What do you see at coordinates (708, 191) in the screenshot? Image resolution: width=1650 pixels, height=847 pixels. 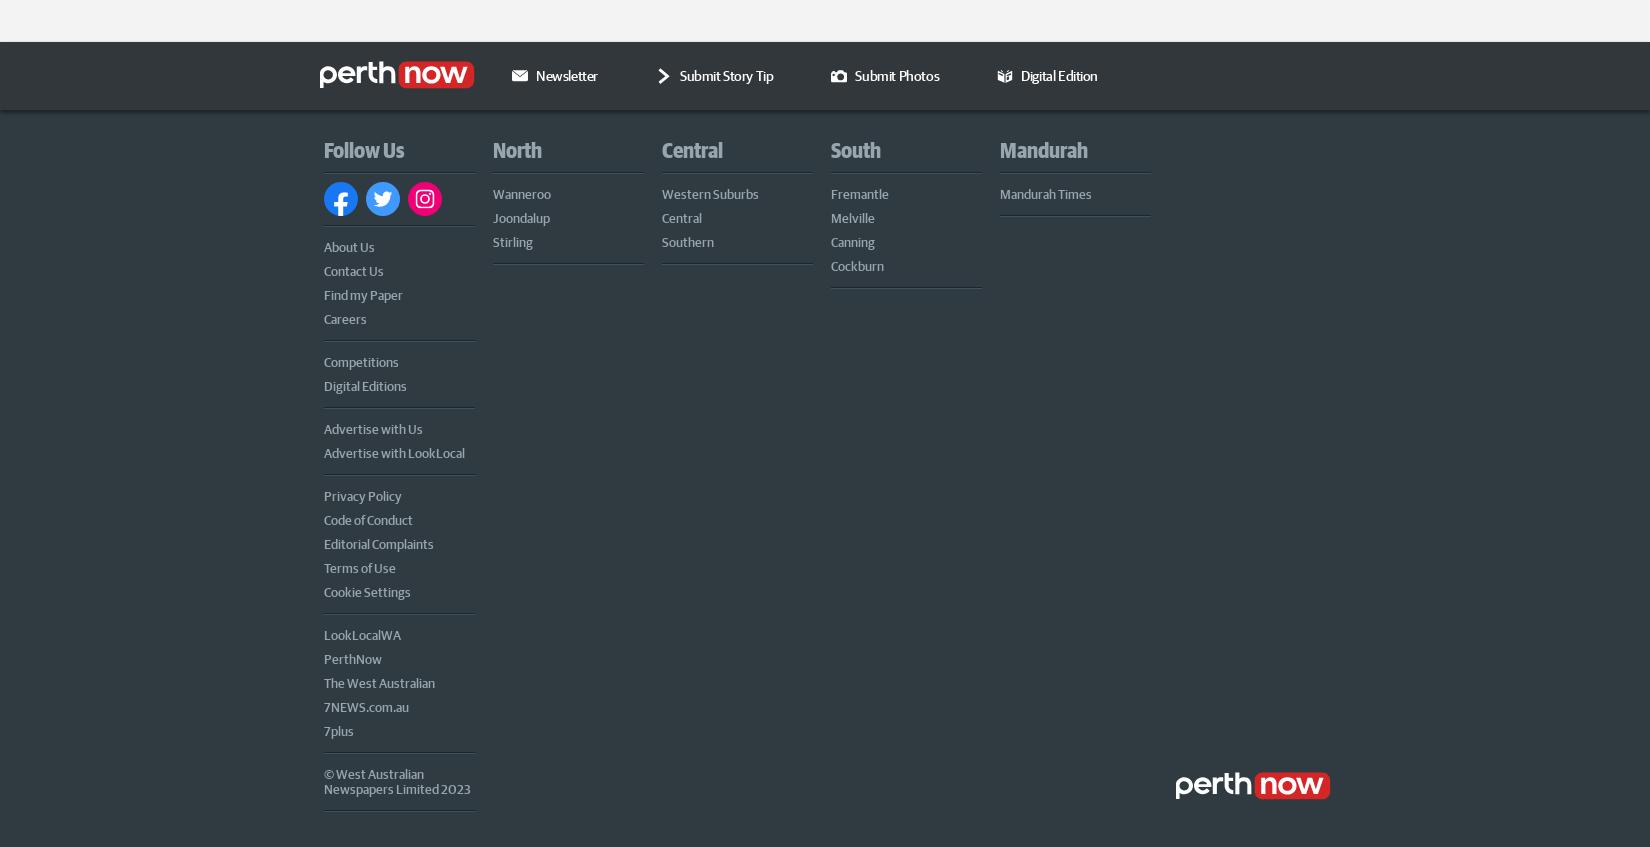 I see `'Western Suburbs'` at bounding box center [708, 191].